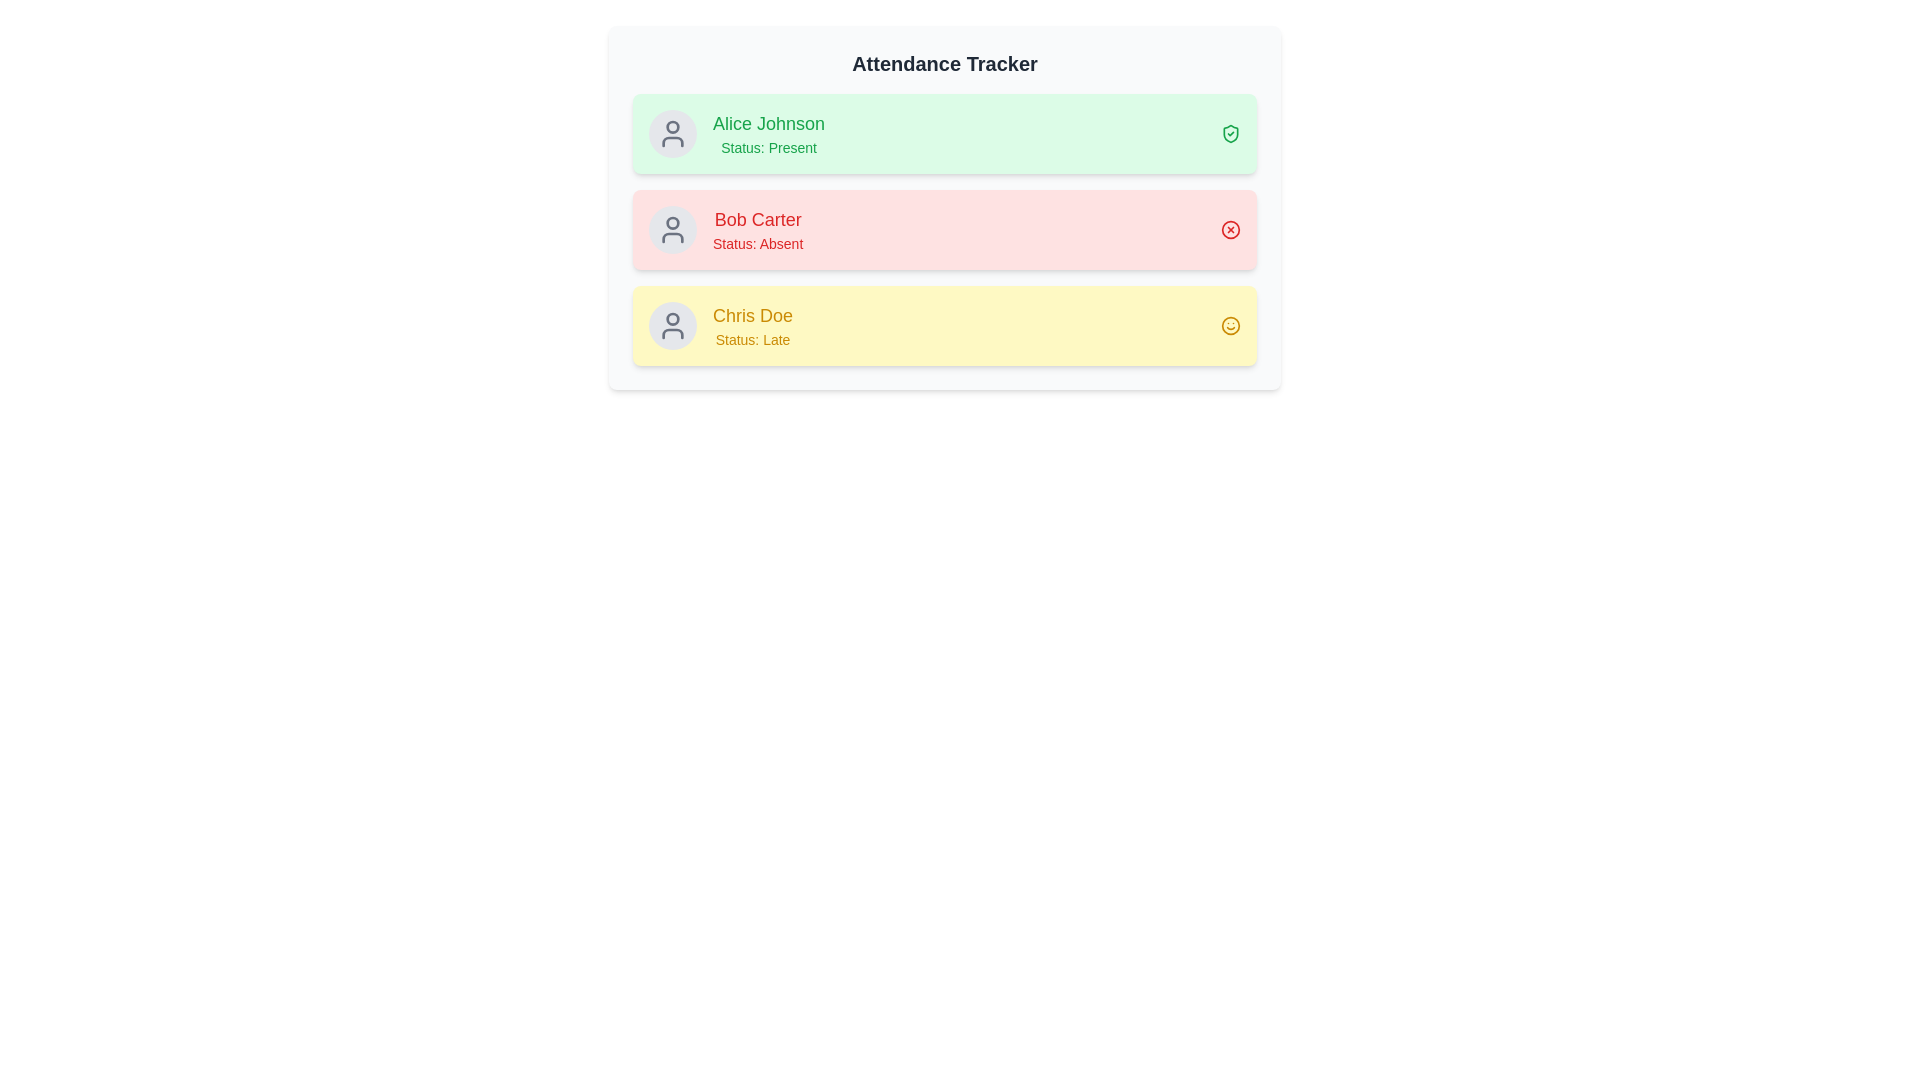 This screenshot has height=1080, width=1920. Describe the element at coordinates (767, 134) in the screenshot. I see `displayed text 'Alice Johnson - Present' from the text block located to the right of the gray user silhouette icon in the topmost section of the vertically stacked list` at that location.